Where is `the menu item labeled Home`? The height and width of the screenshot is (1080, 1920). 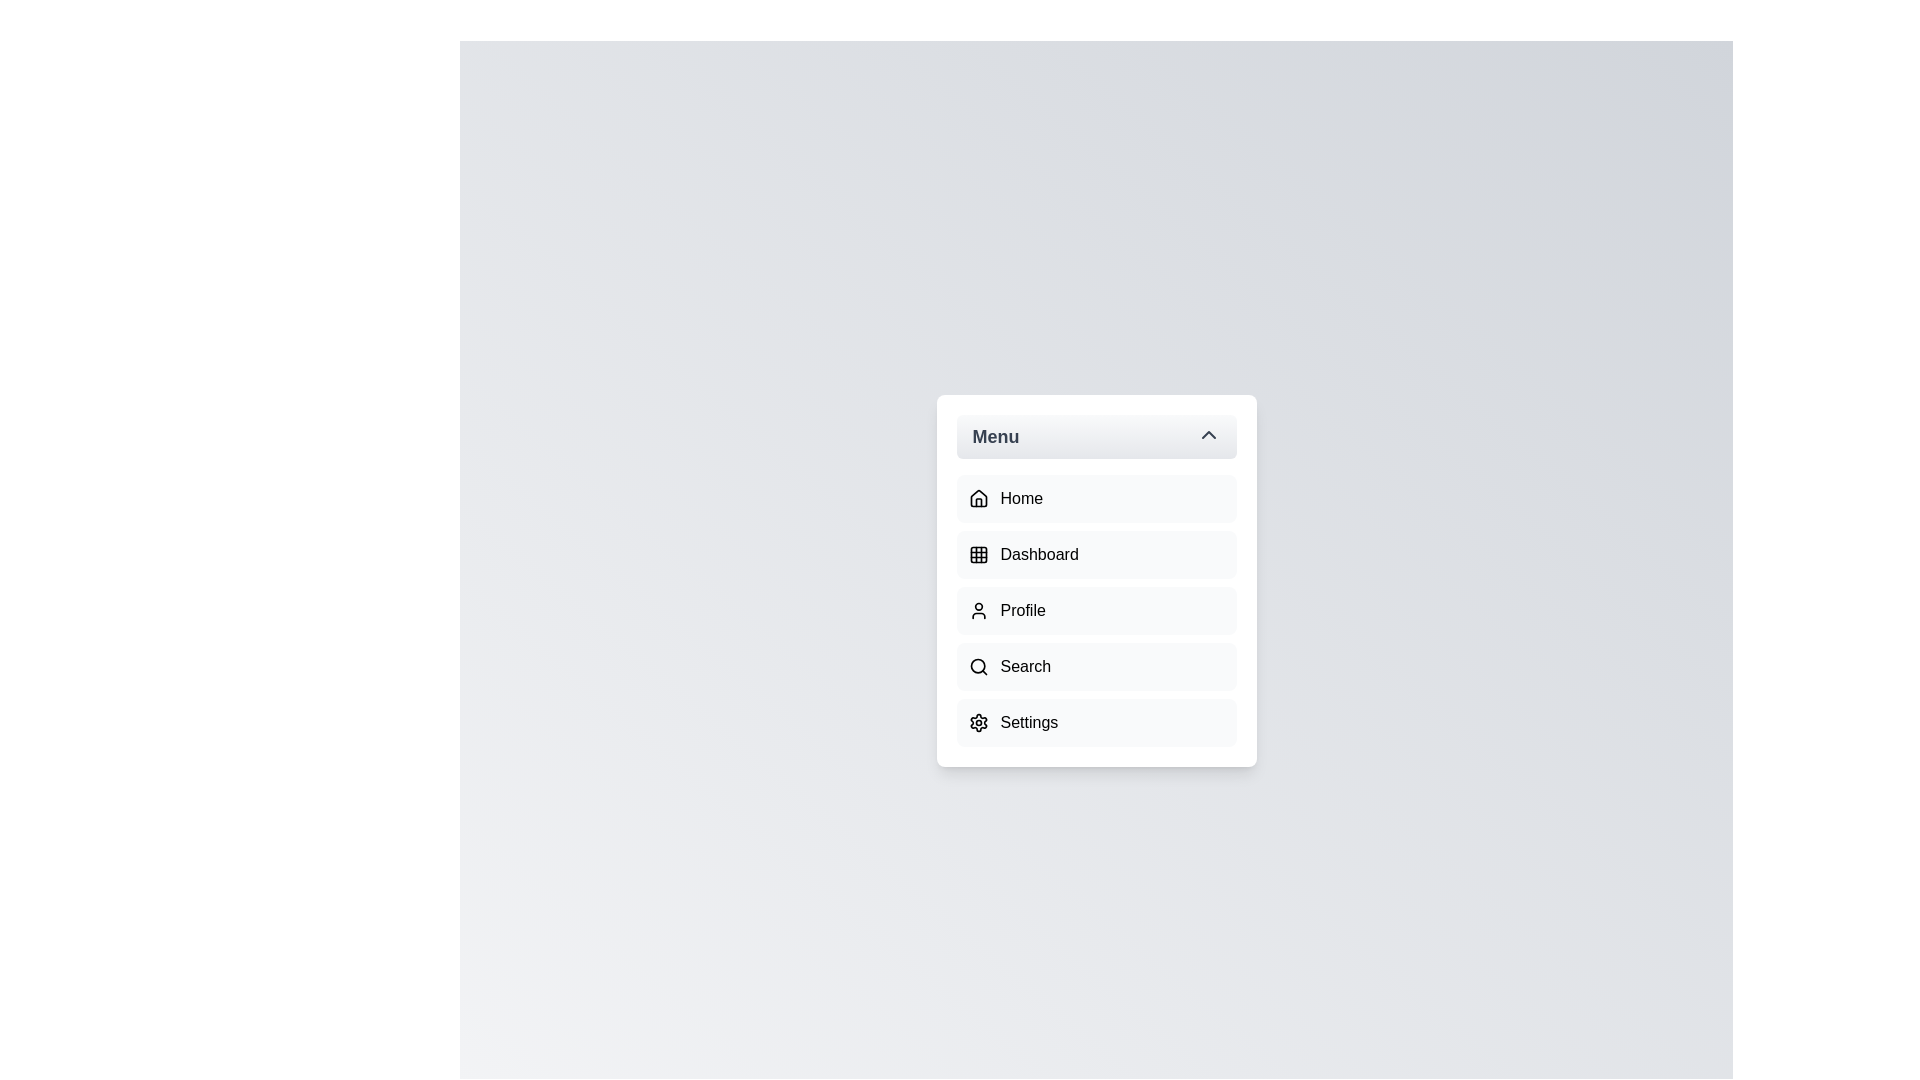 the menu item labeled Home is located at coordinates (1095, 497).